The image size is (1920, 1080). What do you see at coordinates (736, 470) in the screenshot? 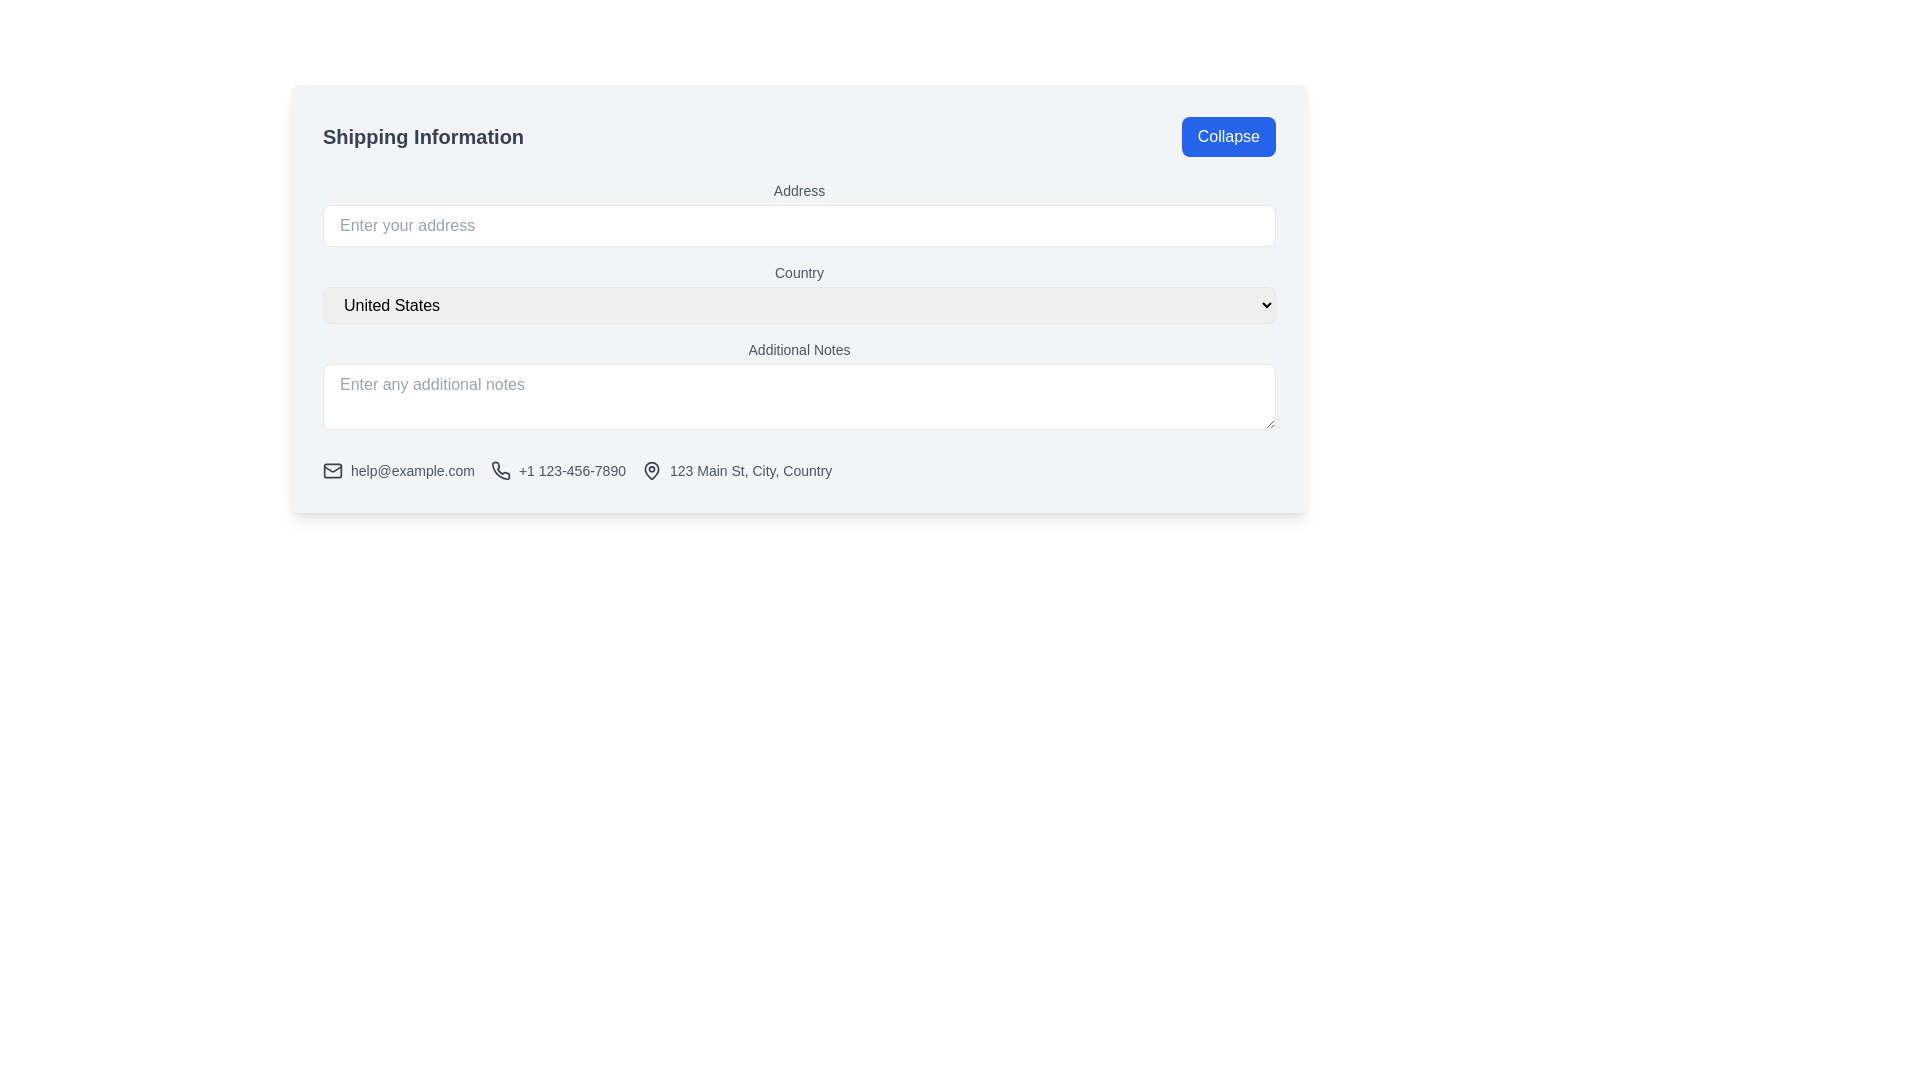
I see `the address text-label that displays '123 Main St, City, Country' with an accompanying location pin icon, positioned as the third item in a row of informational elements at the bottom of the card` at bounding box center [736, 470].